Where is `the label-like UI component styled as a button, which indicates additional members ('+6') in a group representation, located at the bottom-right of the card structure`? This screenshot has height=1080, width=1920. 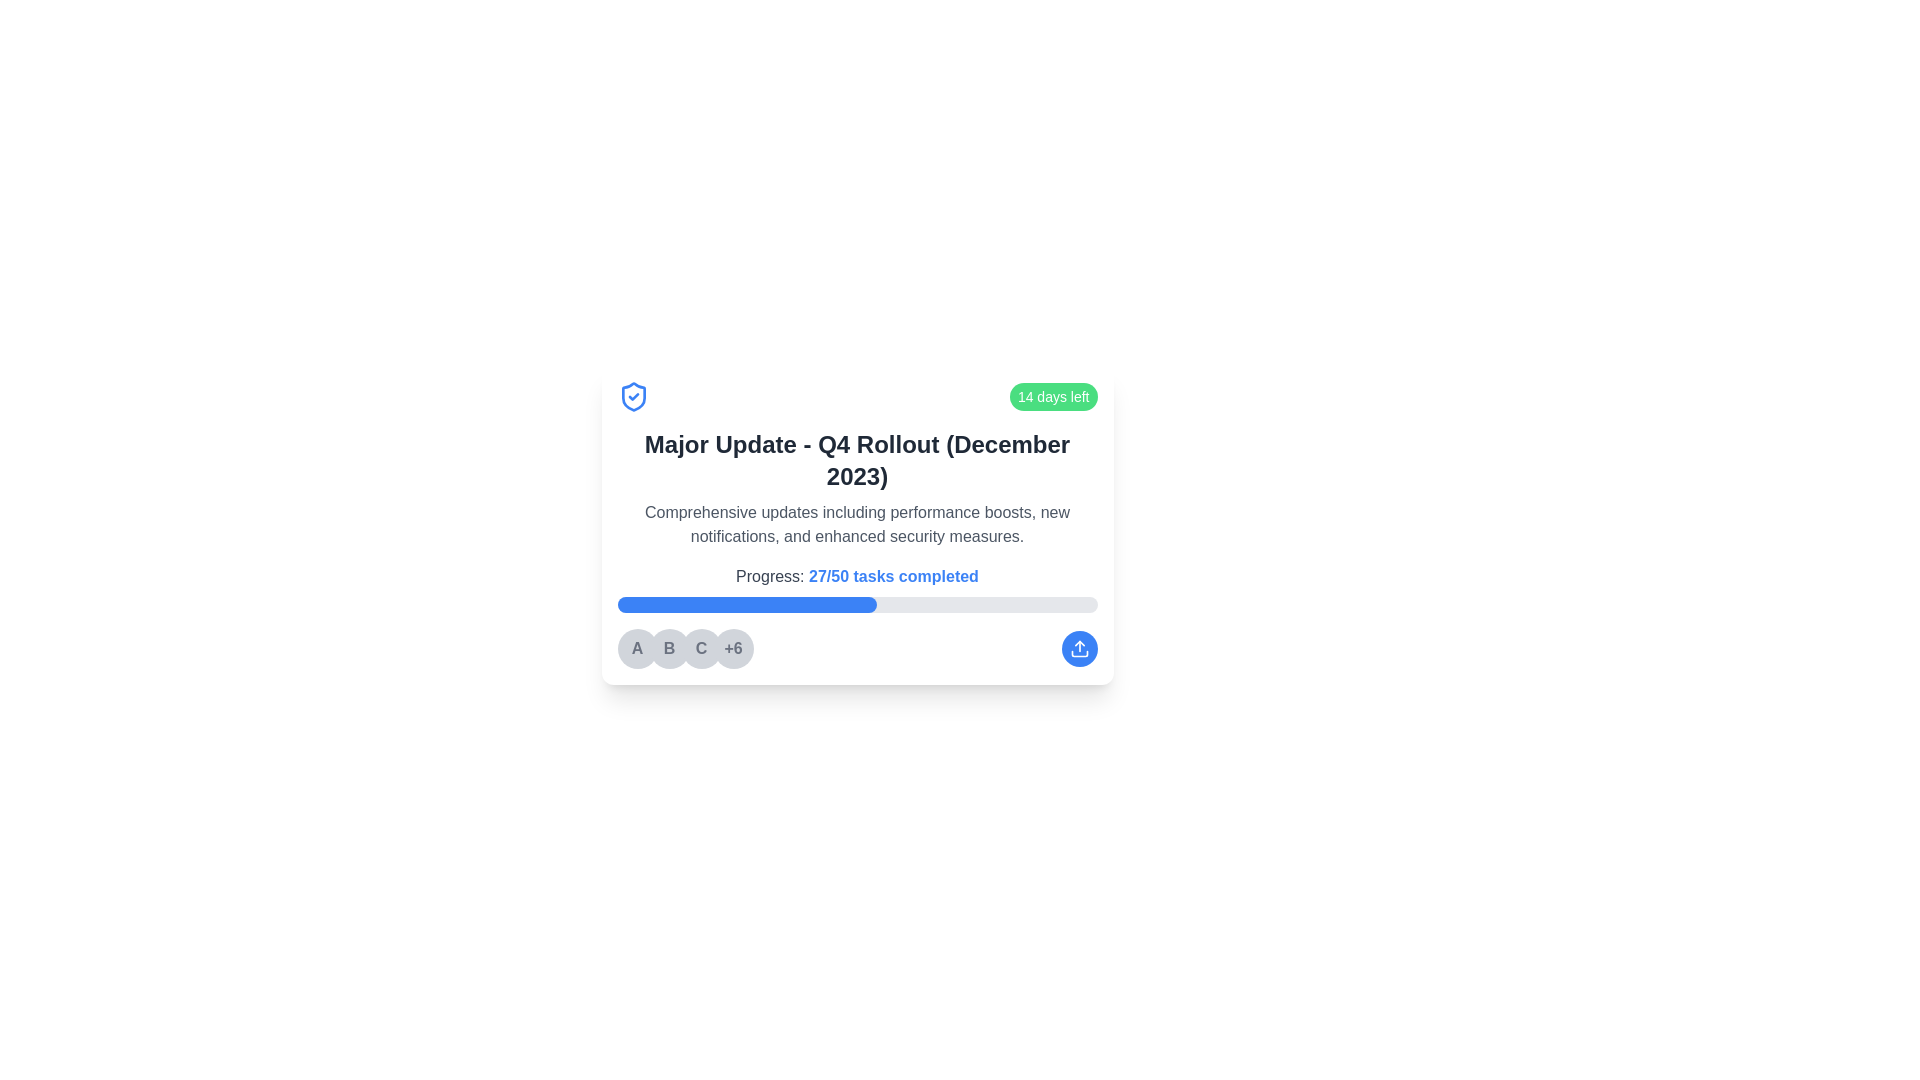 the label-like UI component styled as a button, which indicates additional members ('+6') in a group representation, located at the bottom-right of the card structure is located at coordinates (732, 648).